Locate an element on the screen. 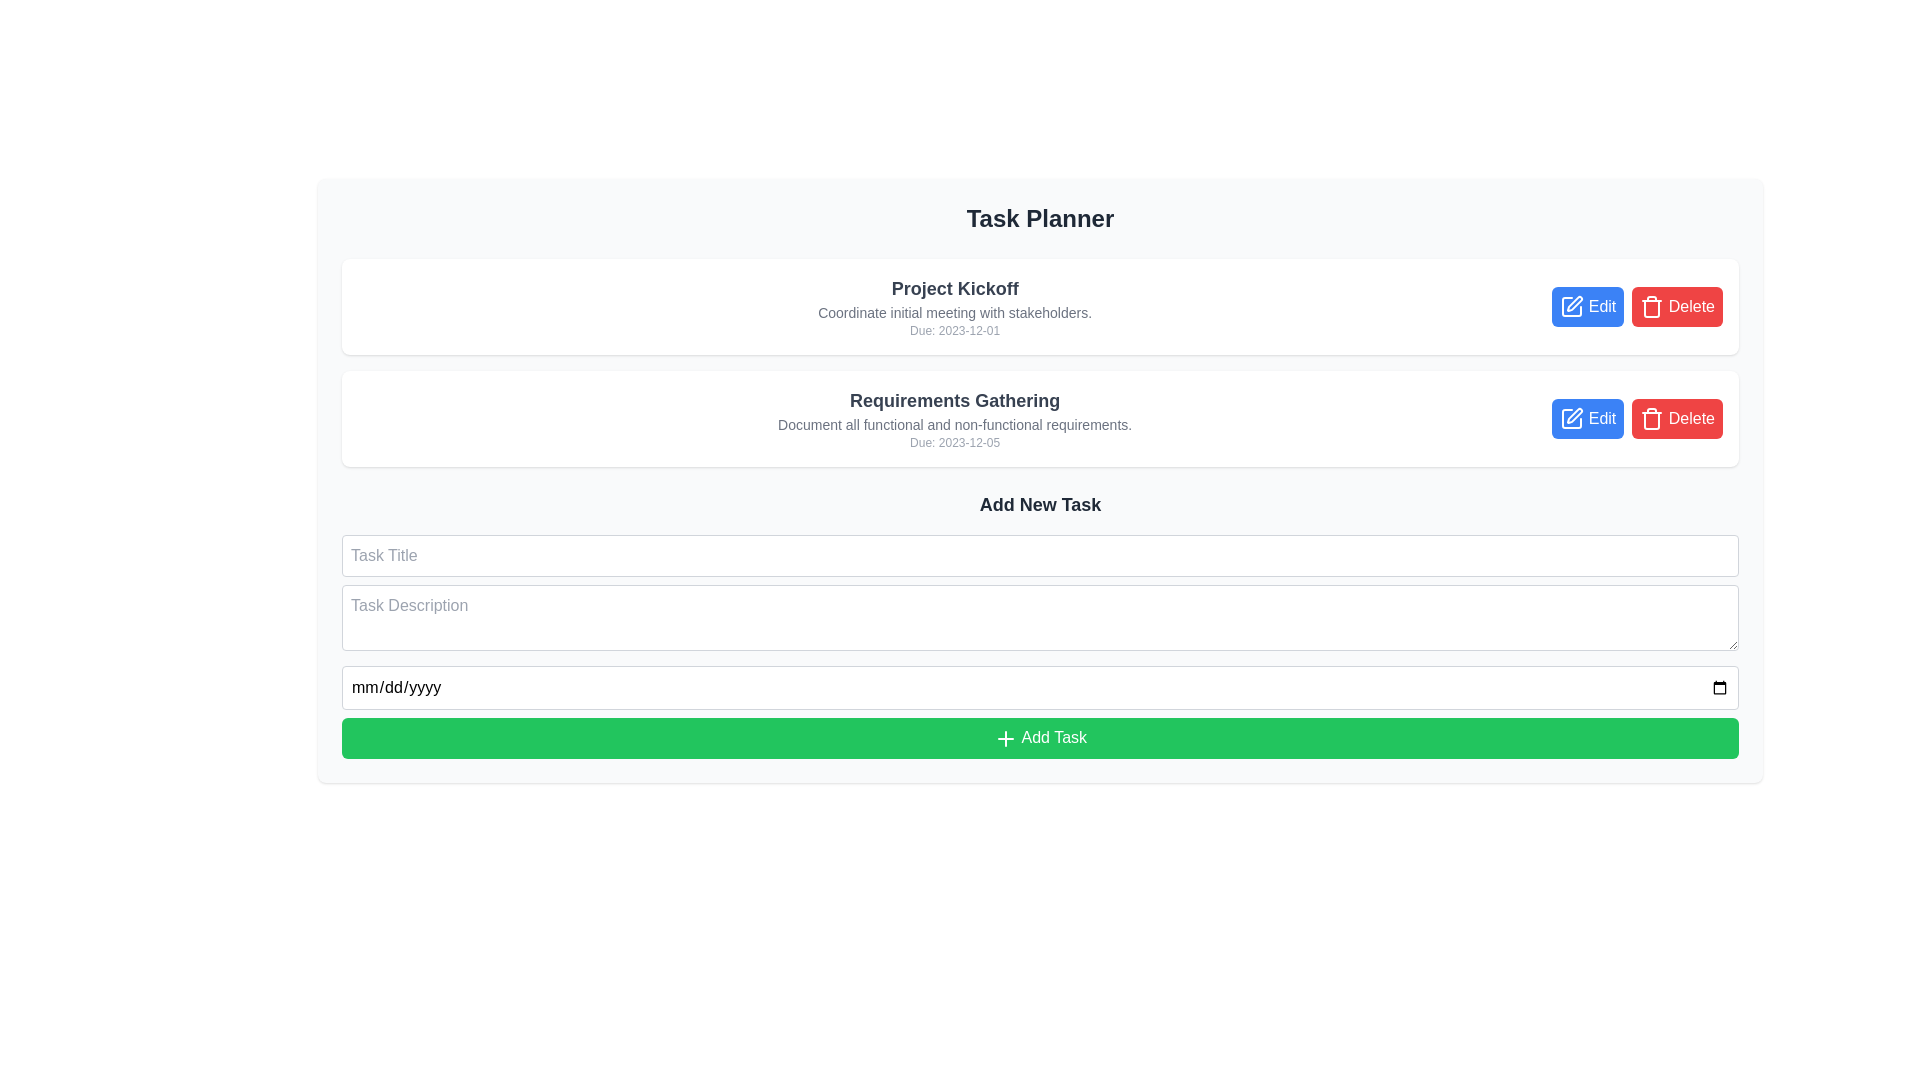  the bold, large-sized 'Task Planner' text label displayed at the top of the card layout is located at coordinates (1040, 219).